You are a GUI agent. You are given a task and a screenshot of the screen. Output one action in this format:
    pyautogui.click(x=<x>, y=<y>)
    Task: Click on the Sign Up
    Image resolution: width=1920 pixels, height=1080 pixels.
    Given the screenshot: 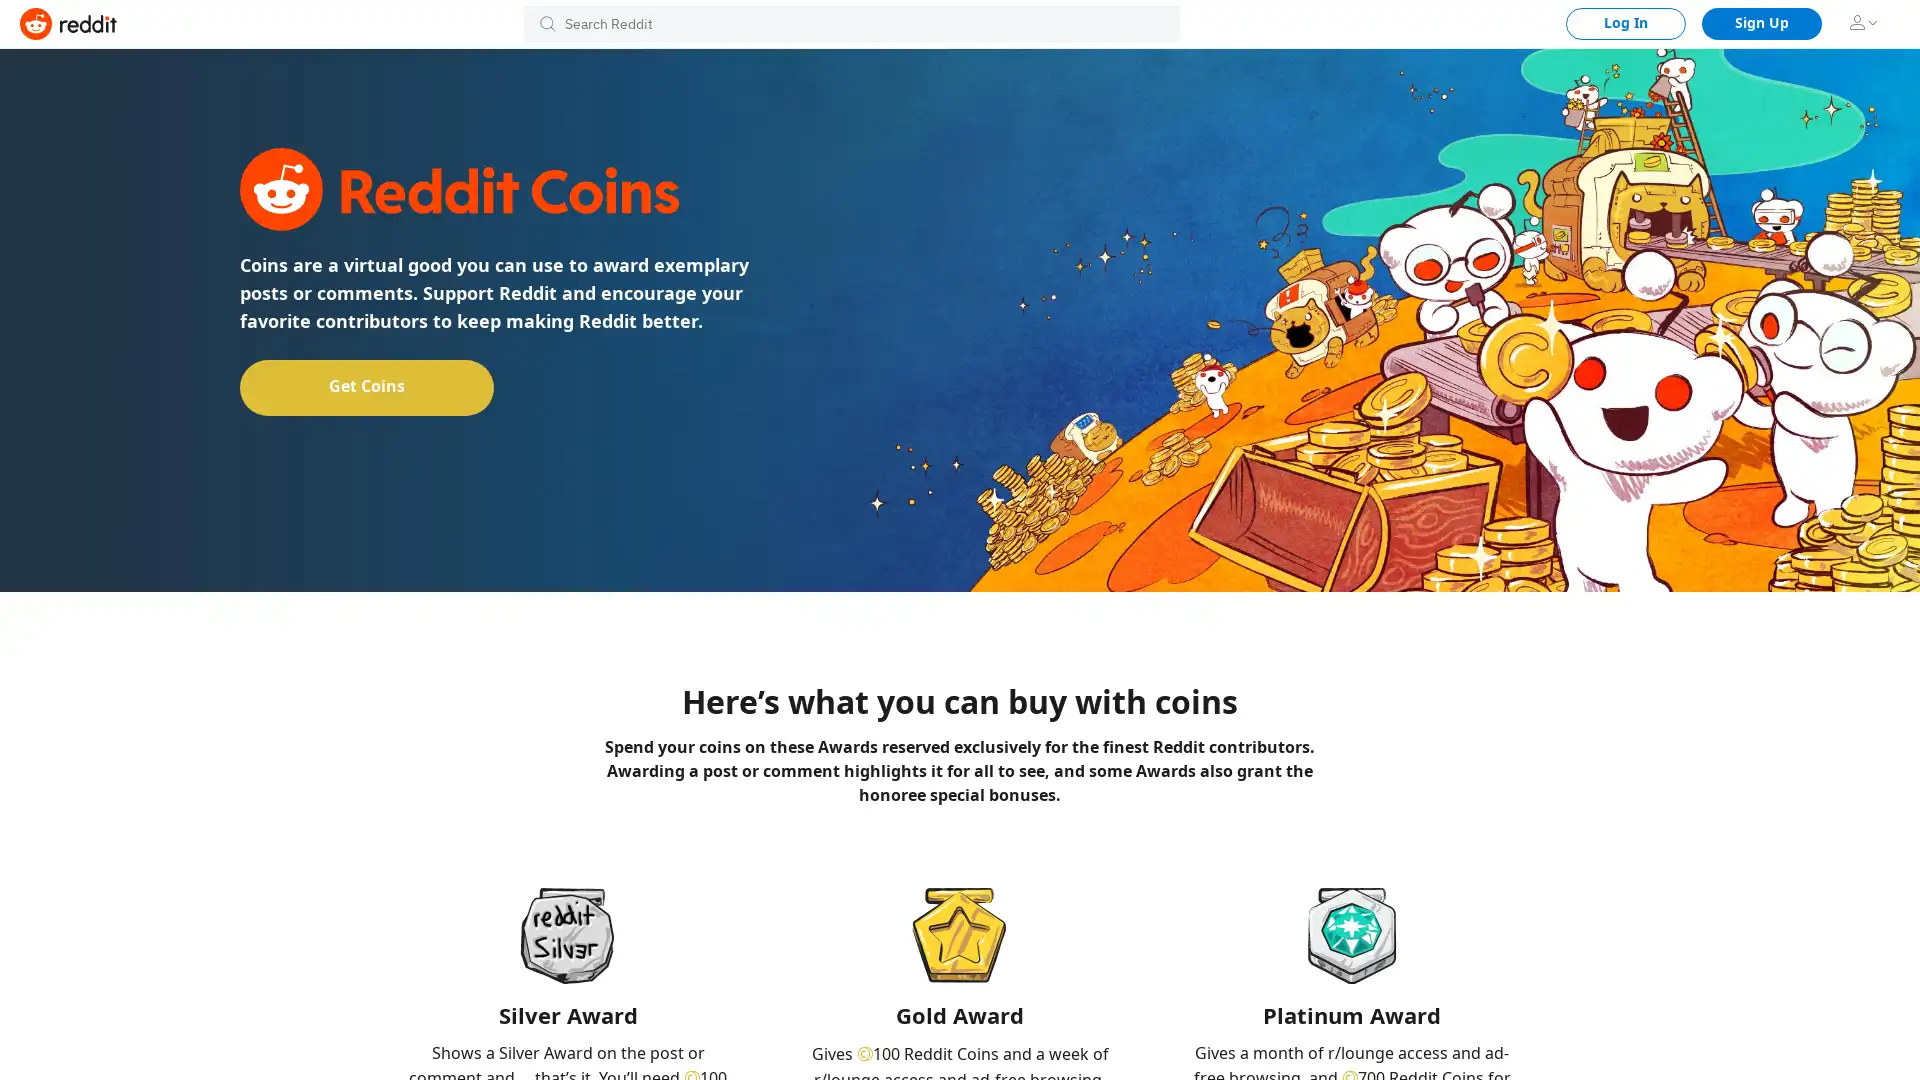 What is the action you would take?
    pyautogui.click(x=1761, y=23)
    